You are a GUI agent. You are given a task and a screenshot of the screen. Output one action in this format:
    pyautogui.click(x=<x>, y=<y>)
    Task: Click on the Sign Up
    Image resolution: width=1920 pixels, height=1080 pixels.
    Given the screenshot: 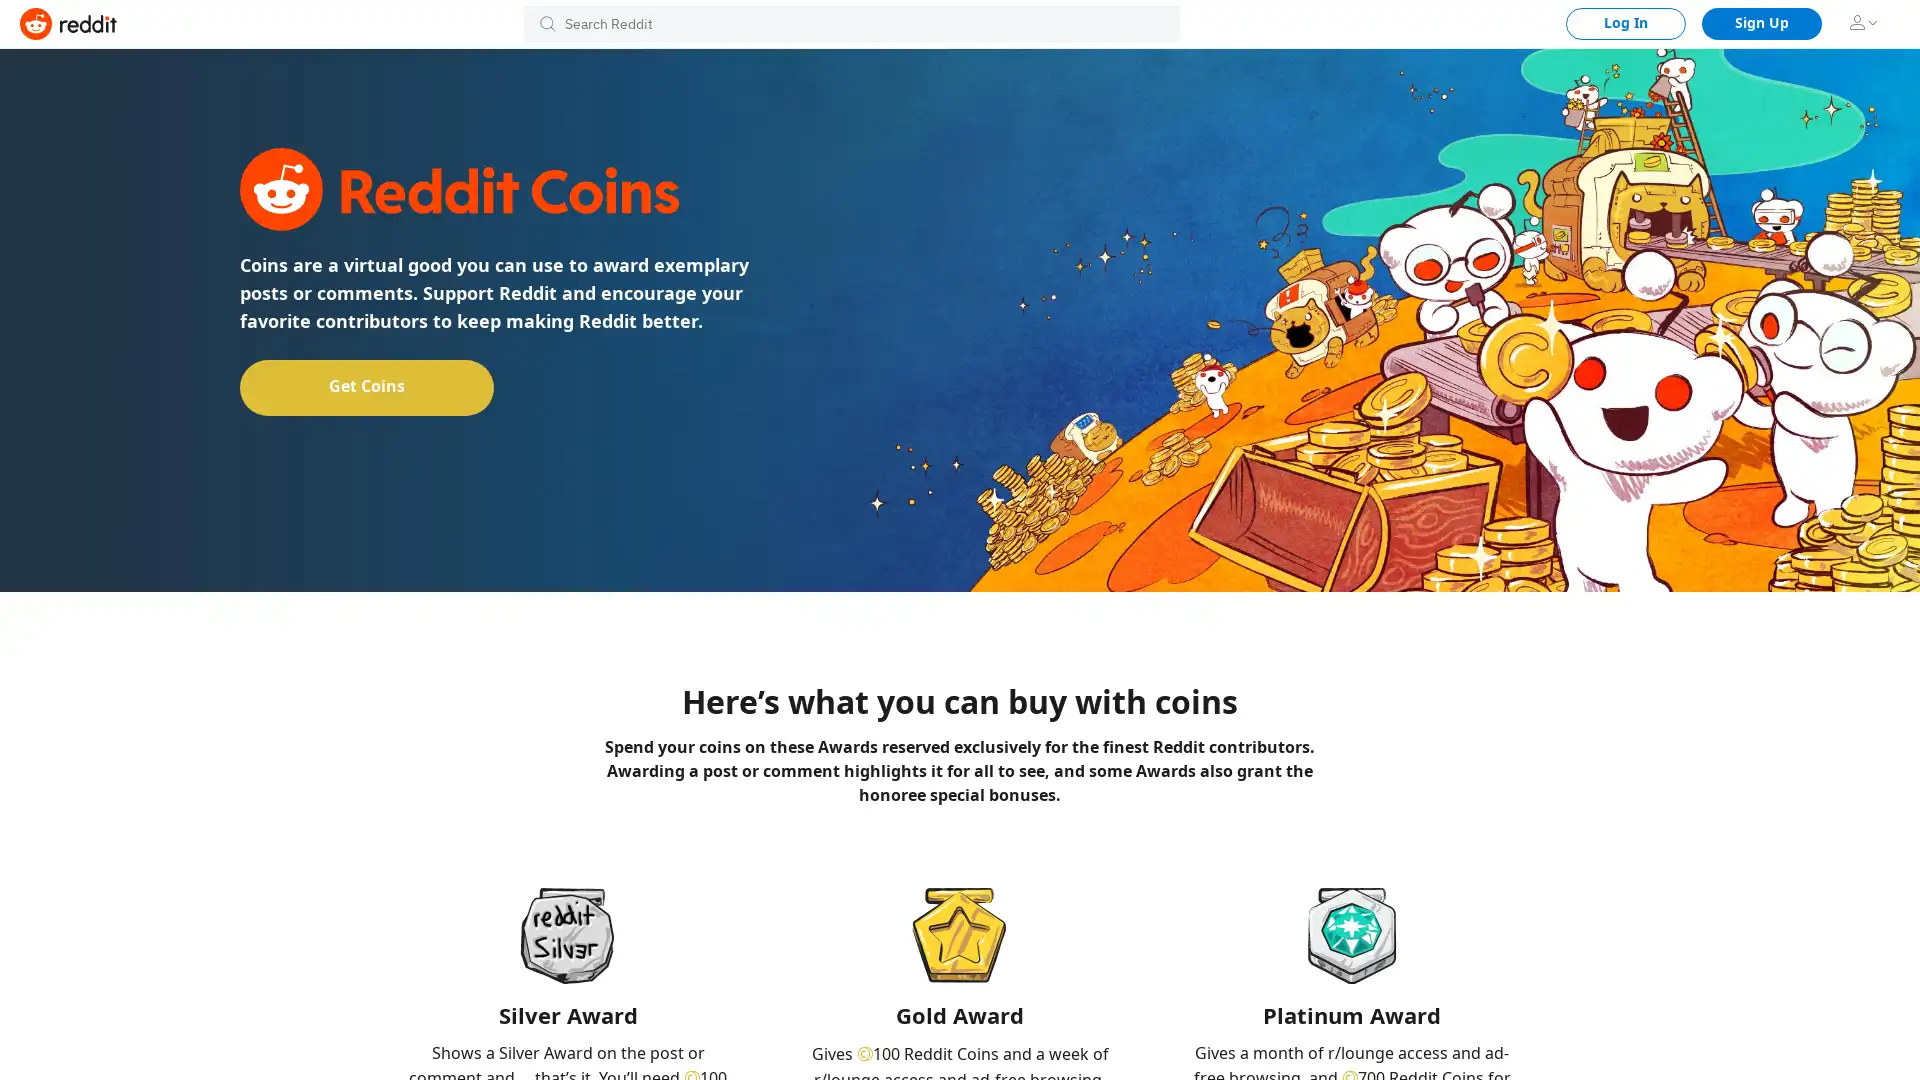 What is the action you would take?
    pyautogui.click(x=1761, y=23)
    